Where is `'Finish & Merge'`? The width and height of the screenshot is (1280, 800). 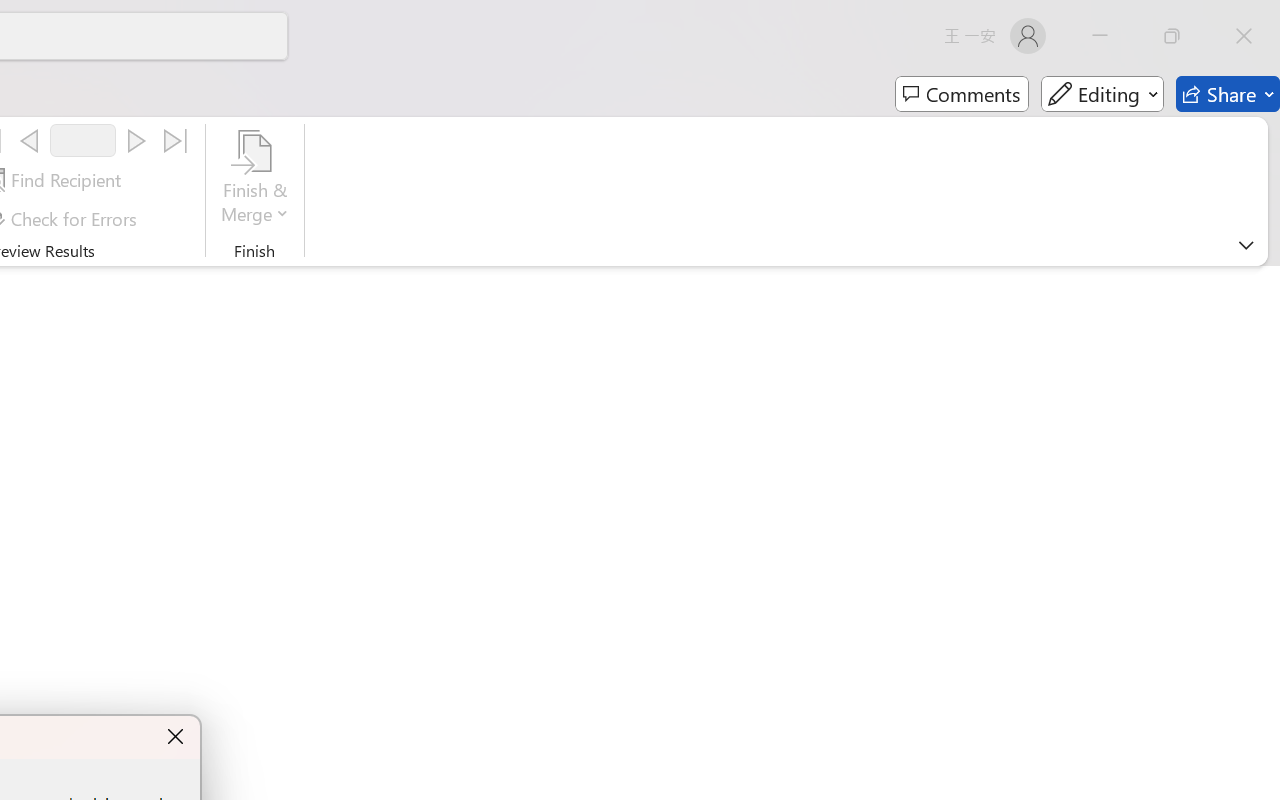
'Finish & Merge' is located at coordinates (254, 179).